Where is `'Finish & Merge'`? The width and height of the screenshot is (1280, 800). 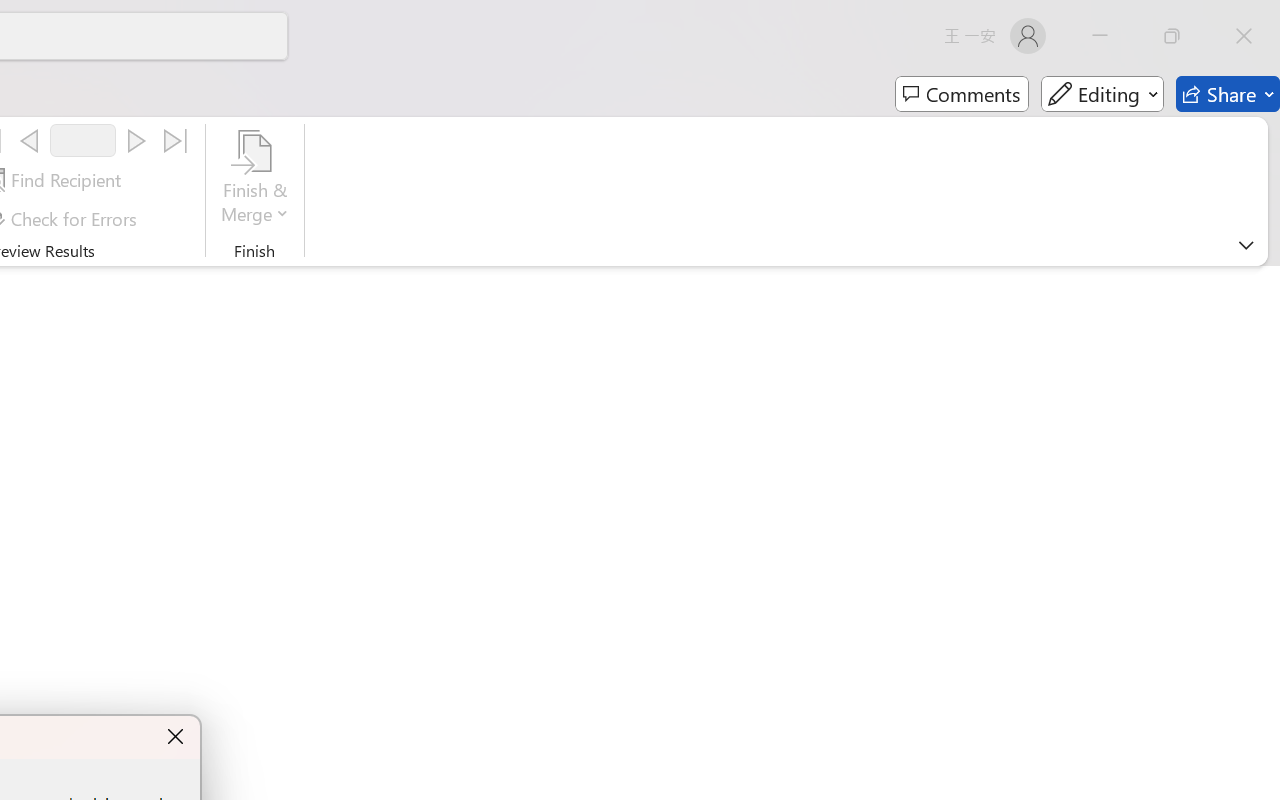
'Finish & Merge' is located at coordinates (254, 179).